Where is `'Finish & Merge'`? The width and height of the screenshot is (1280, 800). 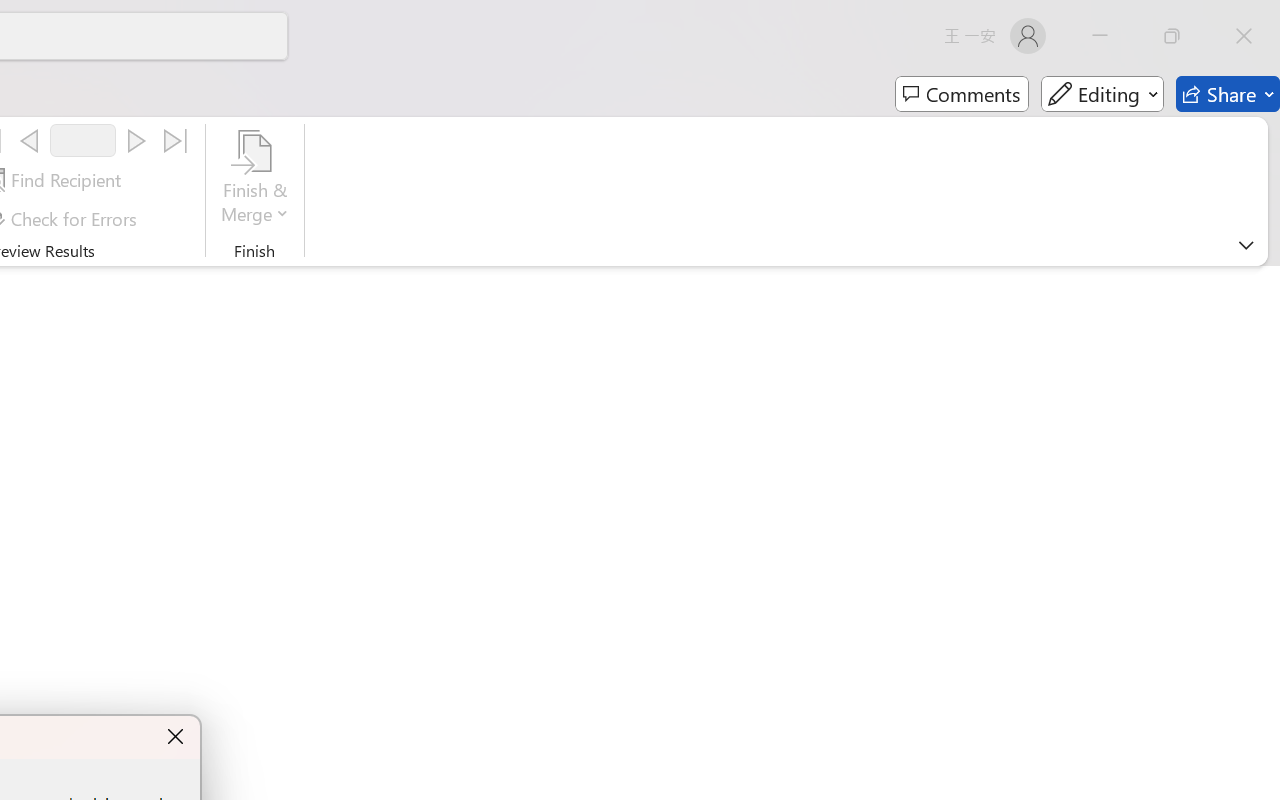
'Finish & Merge' is located at coordinates (254, 179).